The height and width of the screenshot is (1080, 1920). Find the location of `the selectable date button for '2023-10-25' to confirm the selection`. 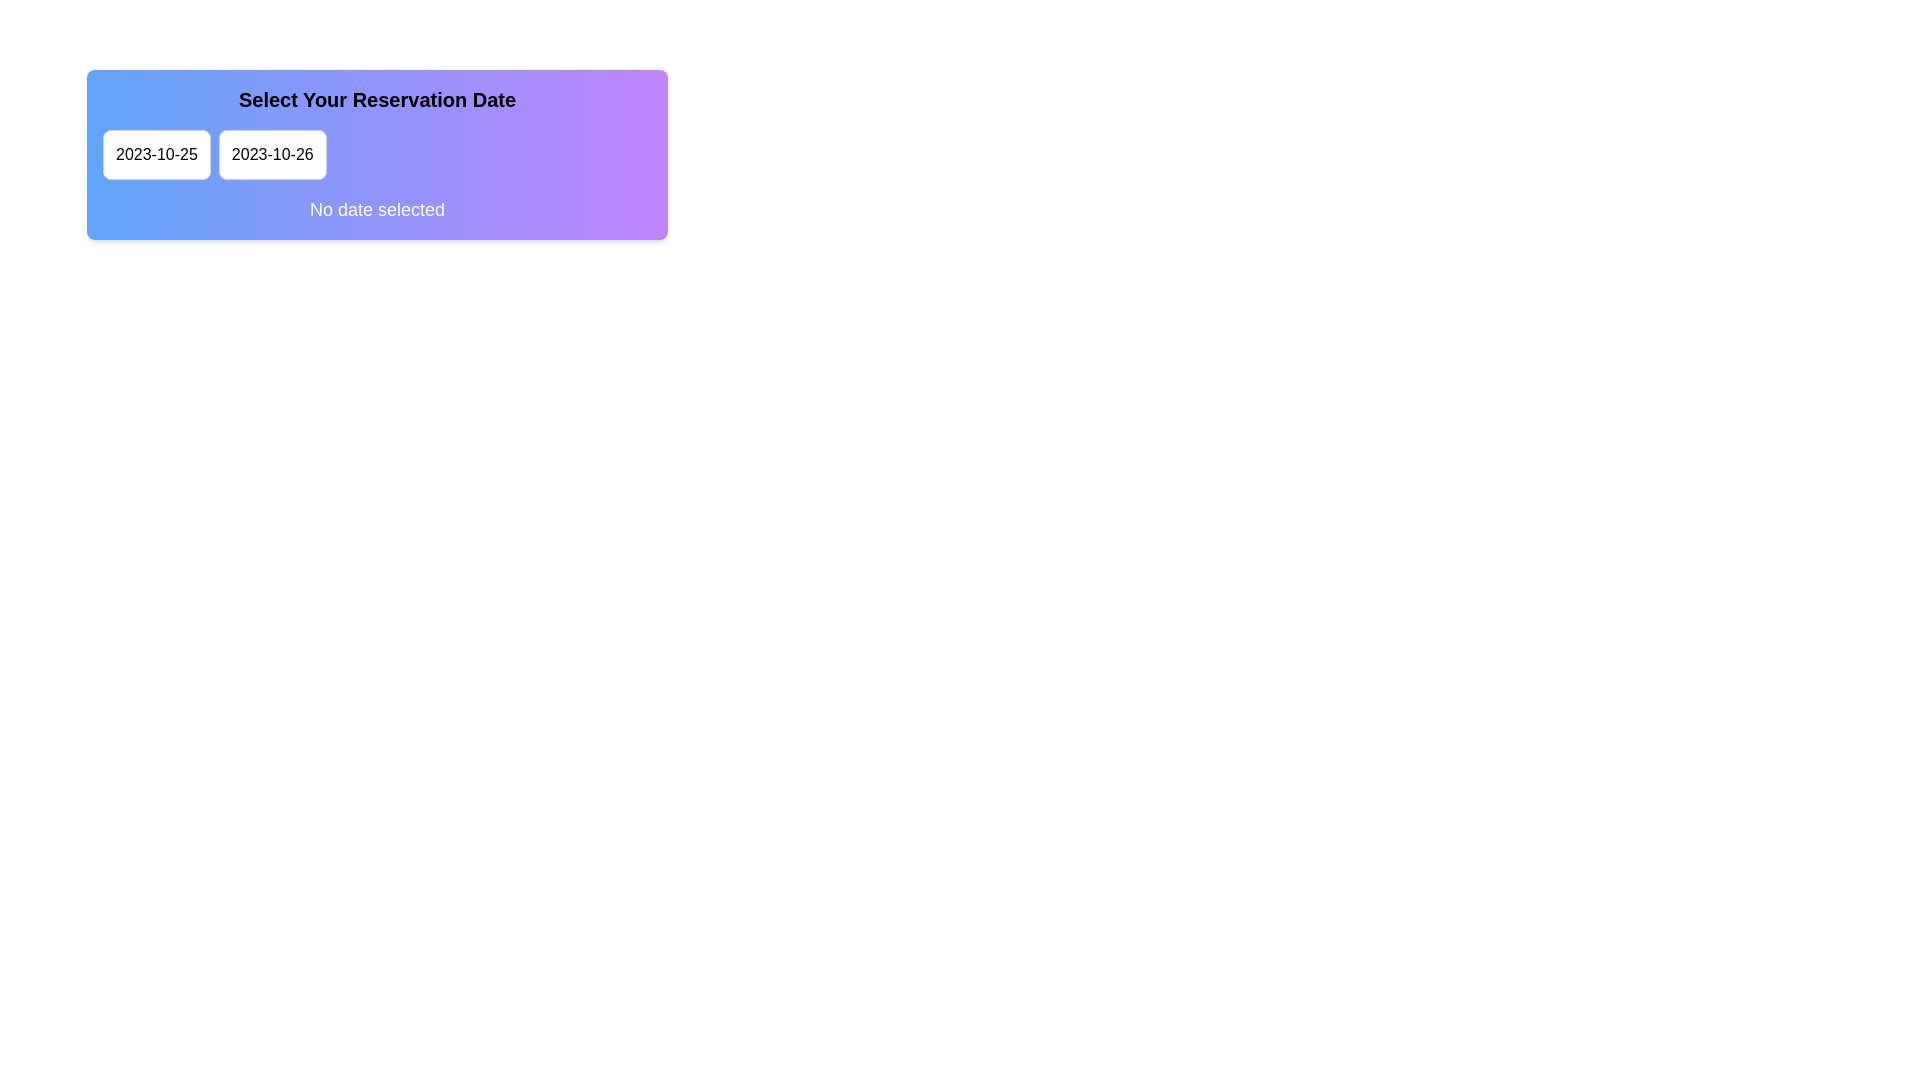

the selectable date button for '2023-10-25' to confirm the selection is located at coordinates (155, 153).